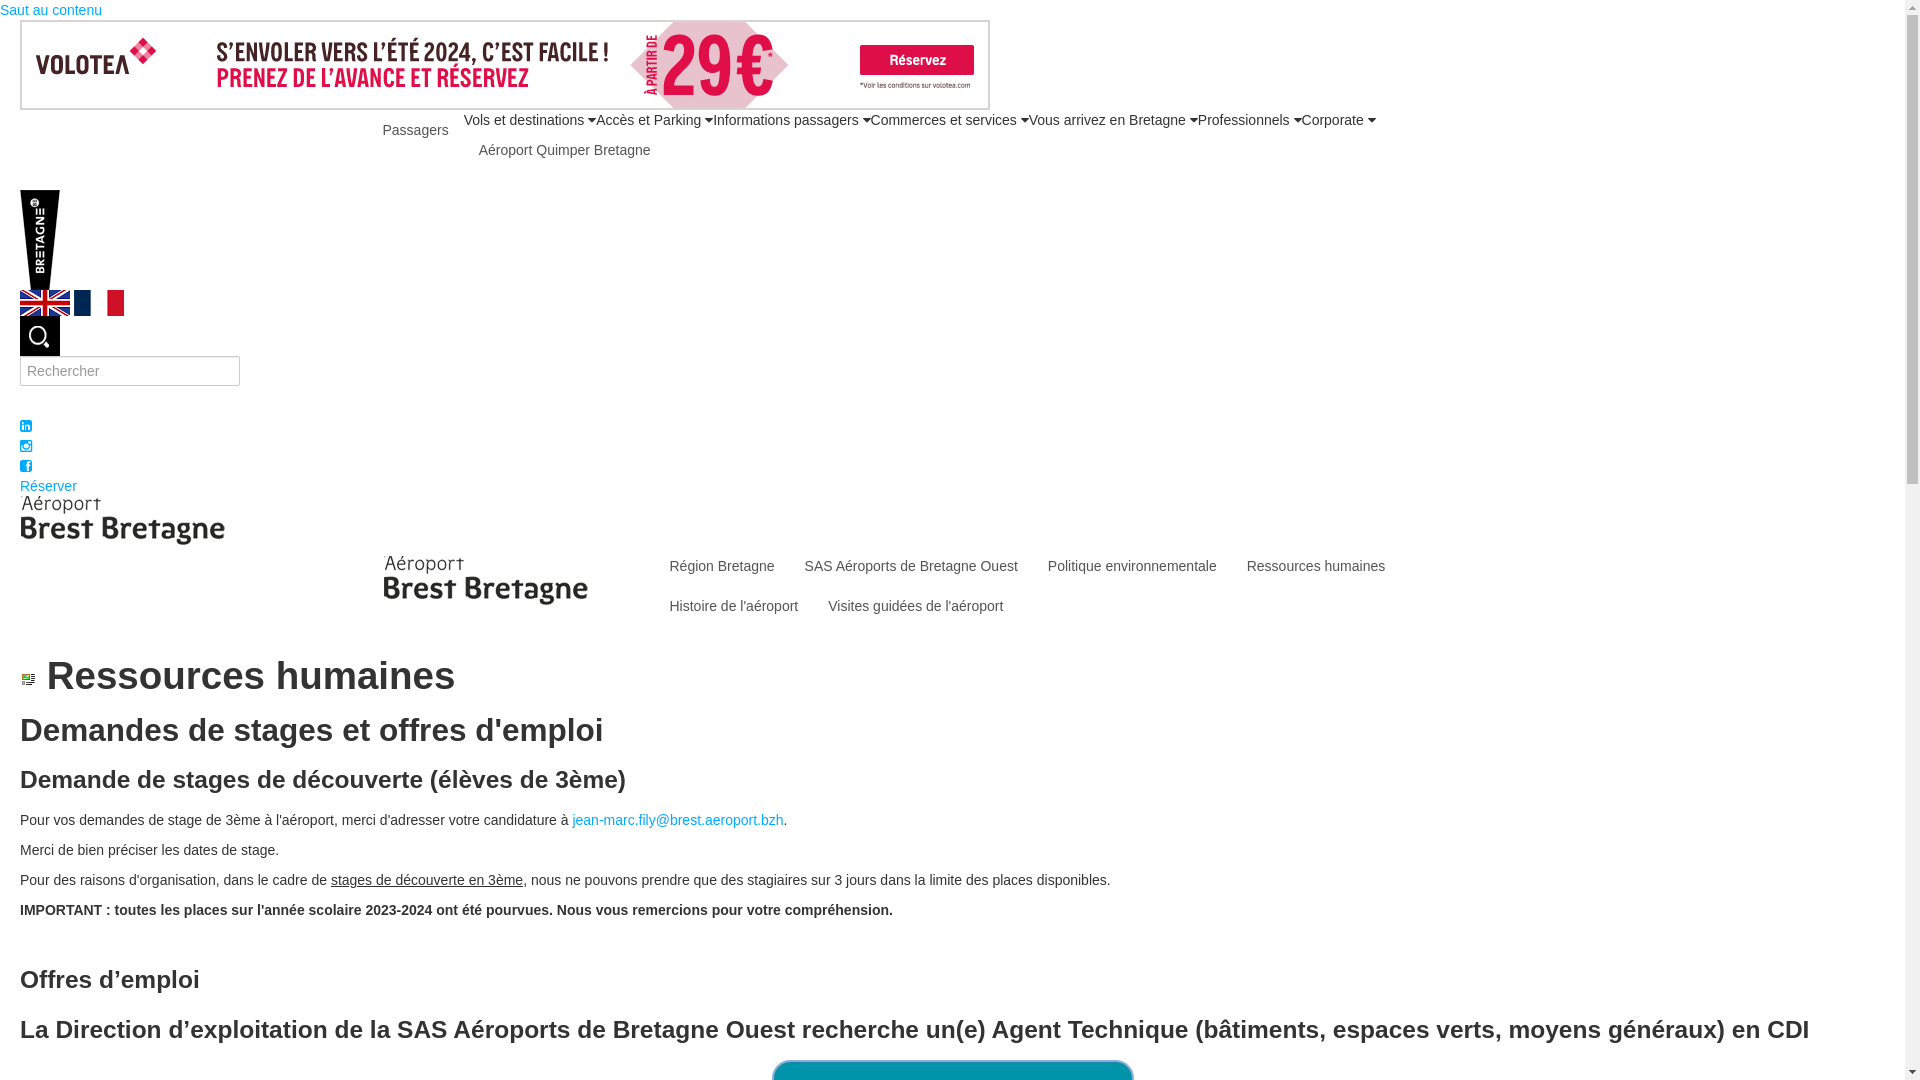 Image resolution: width=1920 pixels, height=1080 pixels. Describe the element at coordinates (677, 820) in the screenshot. I see `'jean-marc.fily@brest.aeroport.bzh'` at that location.